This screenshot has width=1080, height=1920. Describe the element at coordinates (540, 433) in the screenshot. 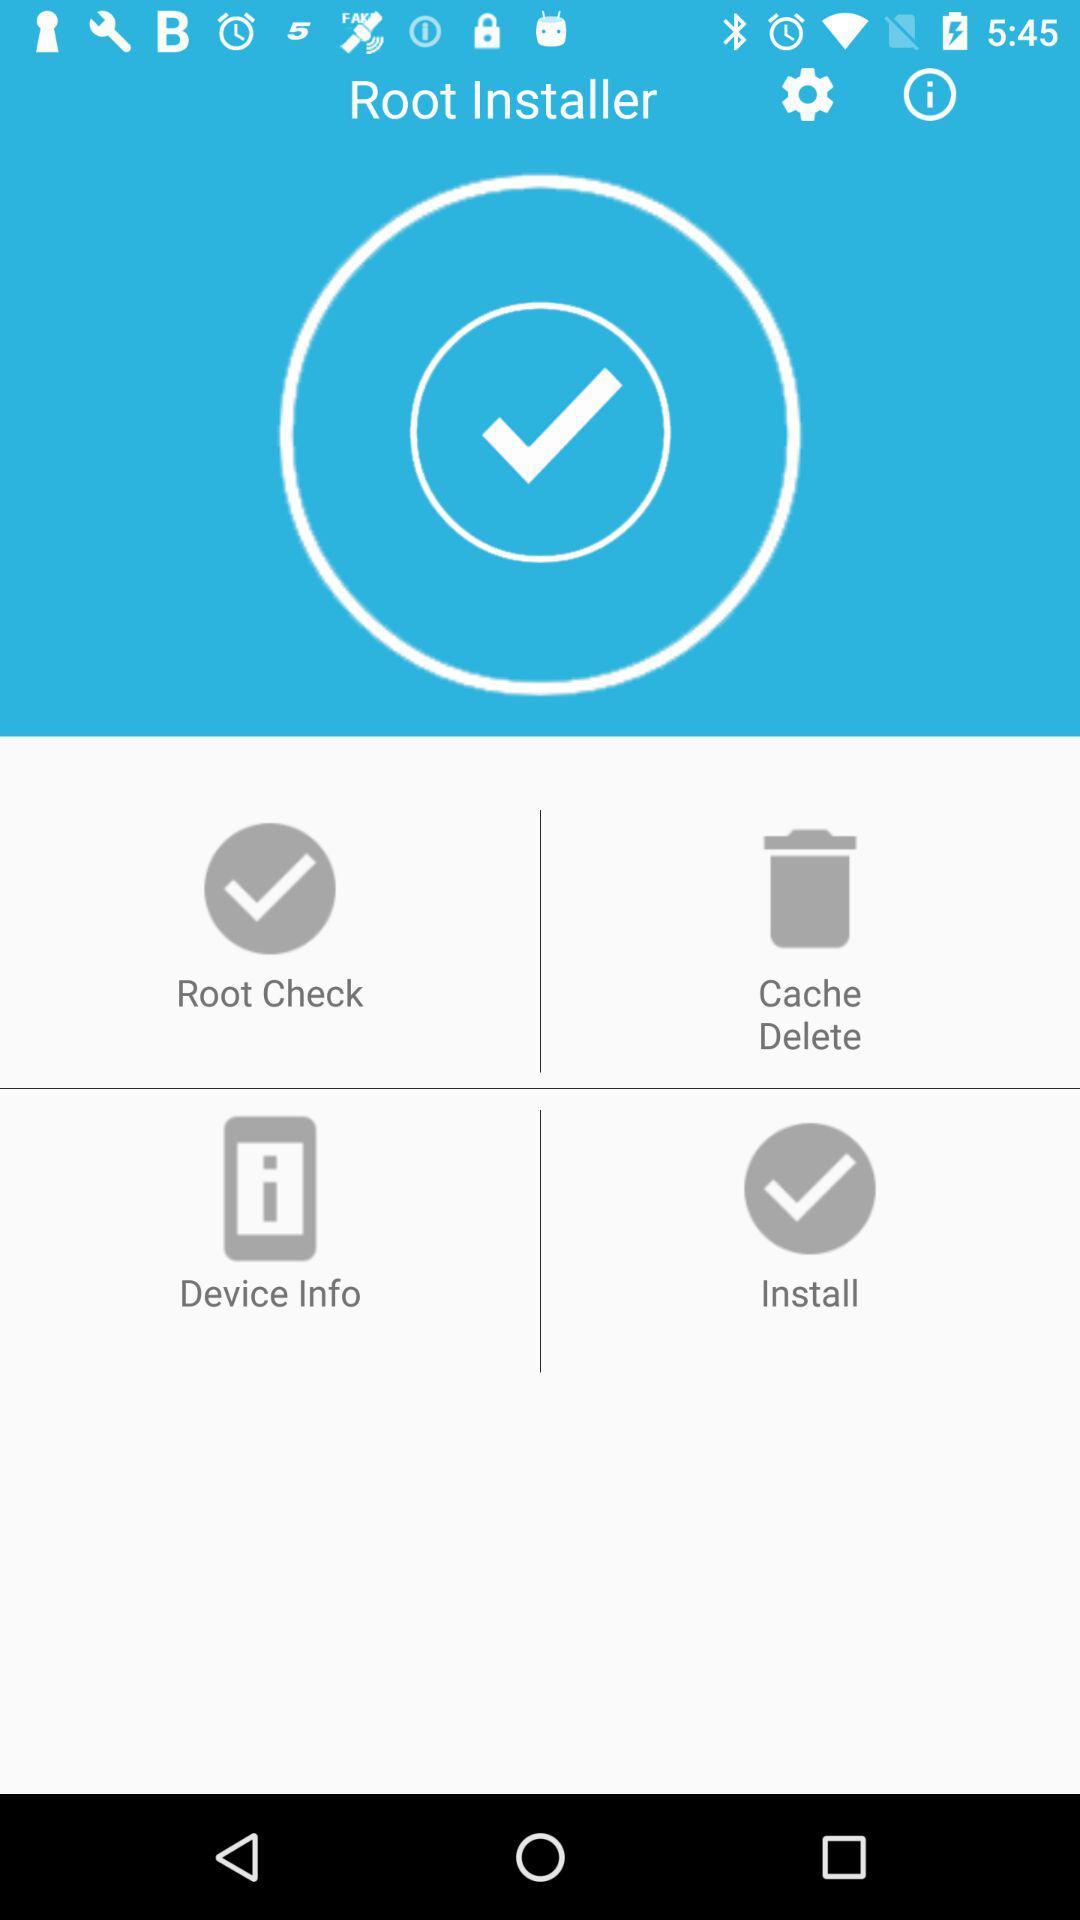

I see `icon below the root installer` at that location.